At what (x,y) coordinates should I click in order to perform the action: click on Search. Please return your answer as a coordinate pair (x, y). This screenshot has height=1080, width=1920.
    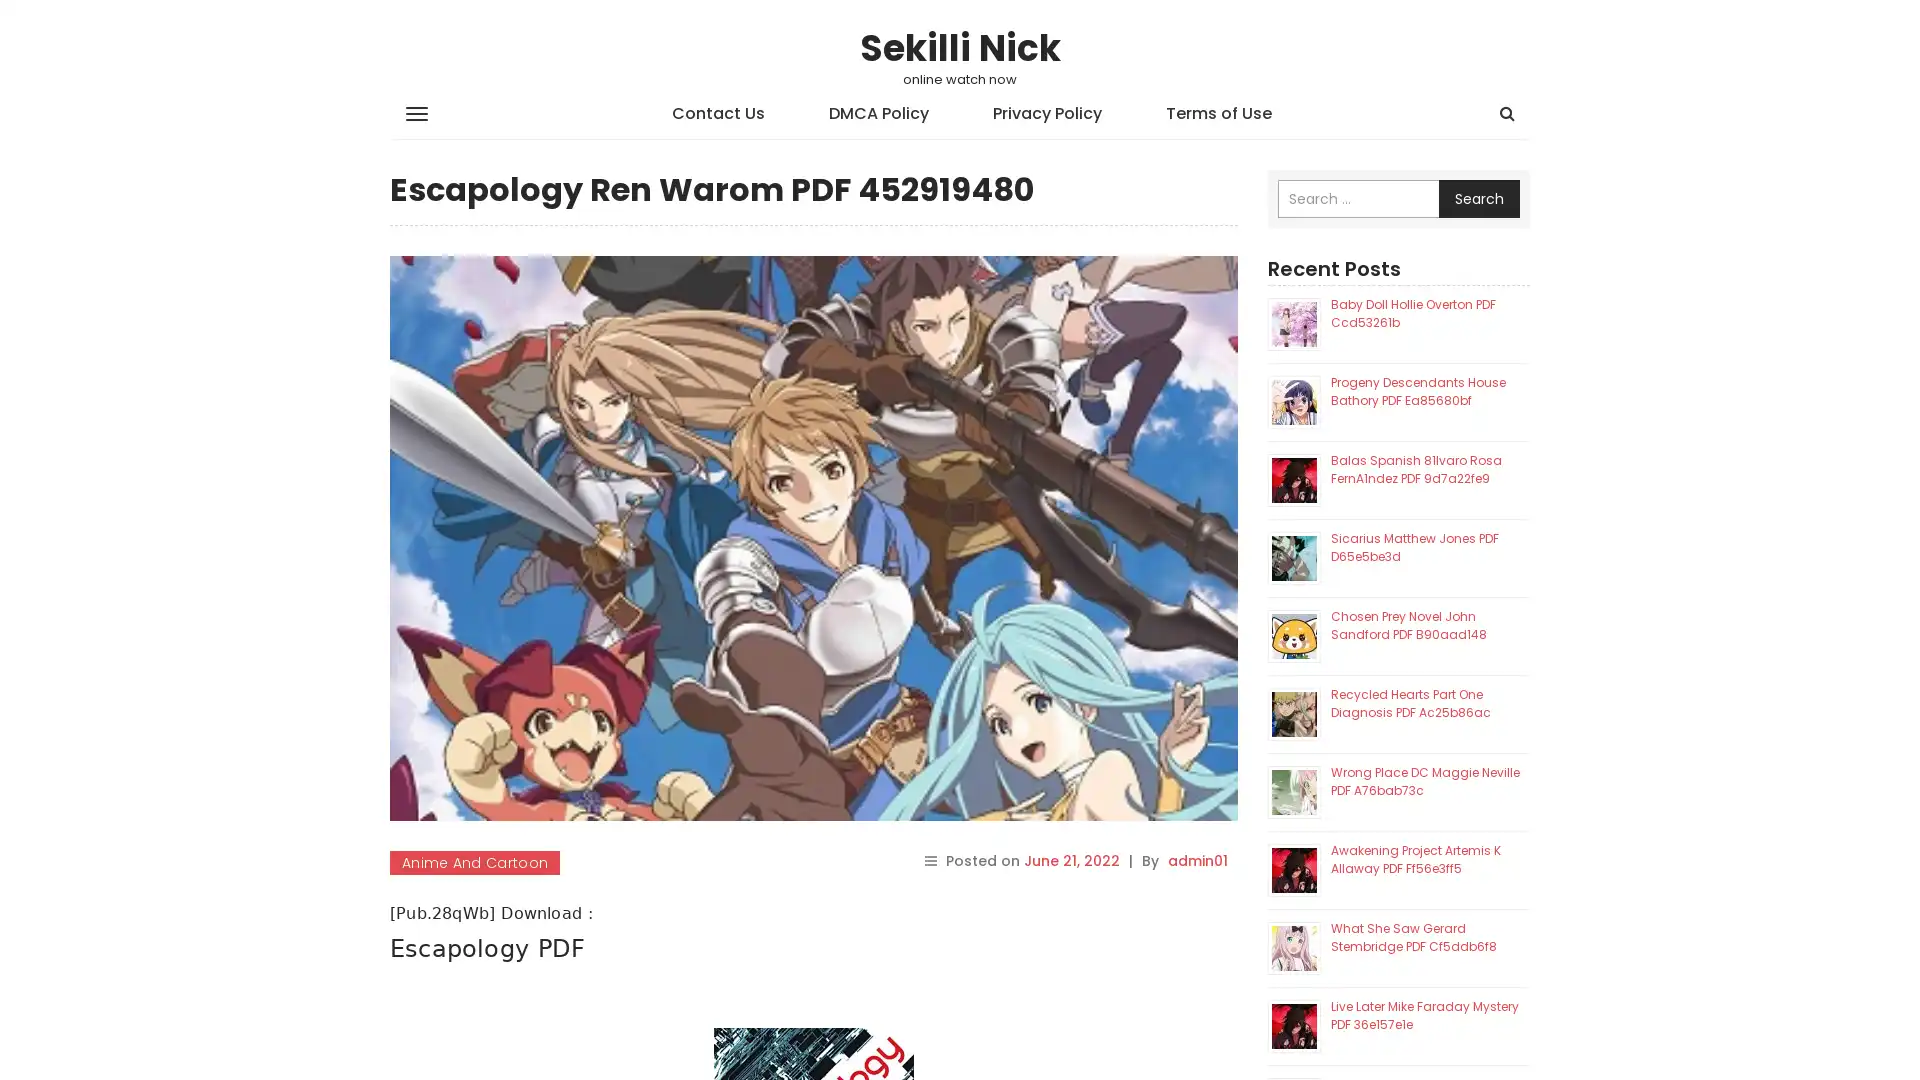
    Looking at the image, I should click on (1479, 199).